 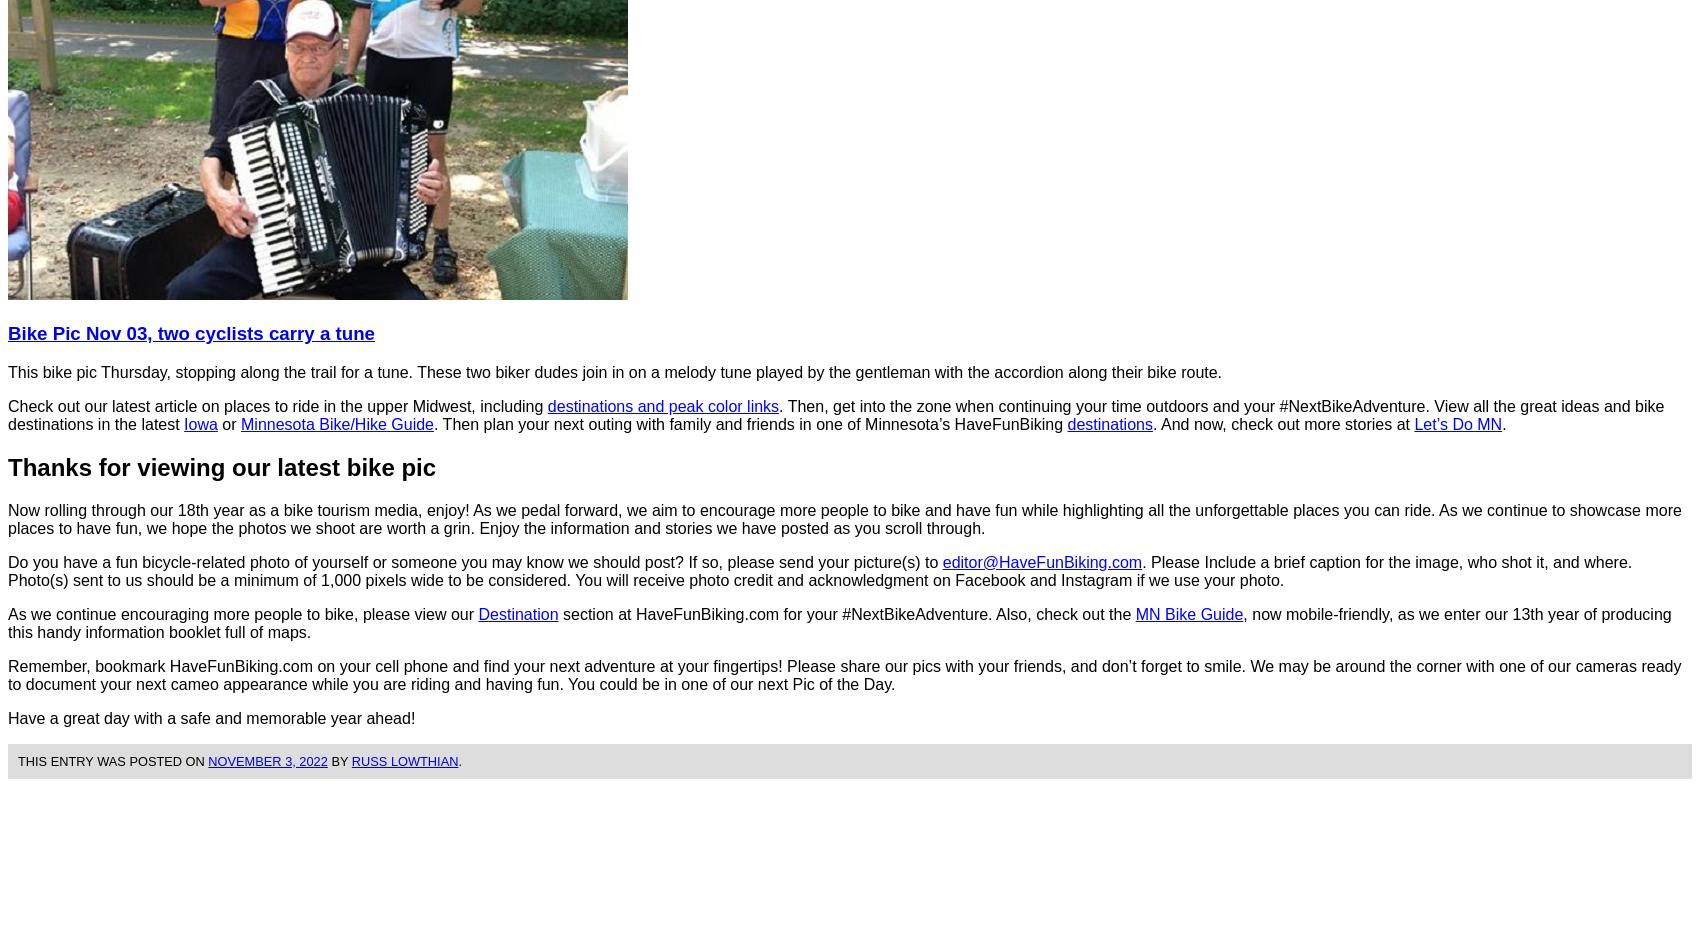 I want to click on 'Minnesota Bike/Hike Guide', so click(x=336, y=422).